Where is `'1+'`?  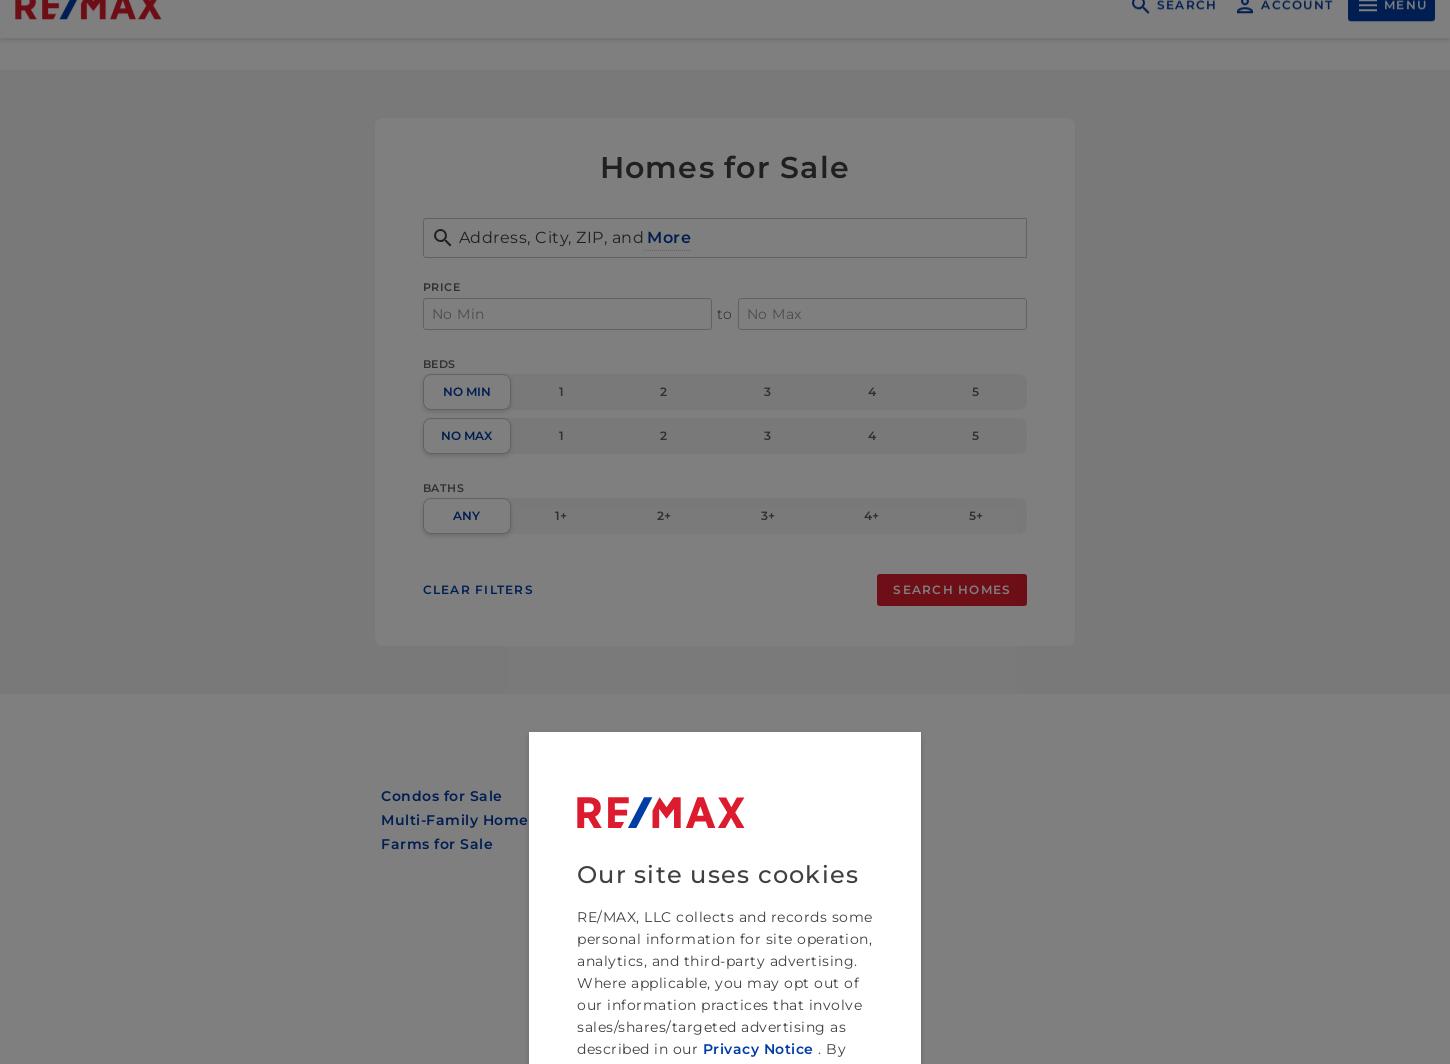
'1+' is located at coordinates (561, 515).